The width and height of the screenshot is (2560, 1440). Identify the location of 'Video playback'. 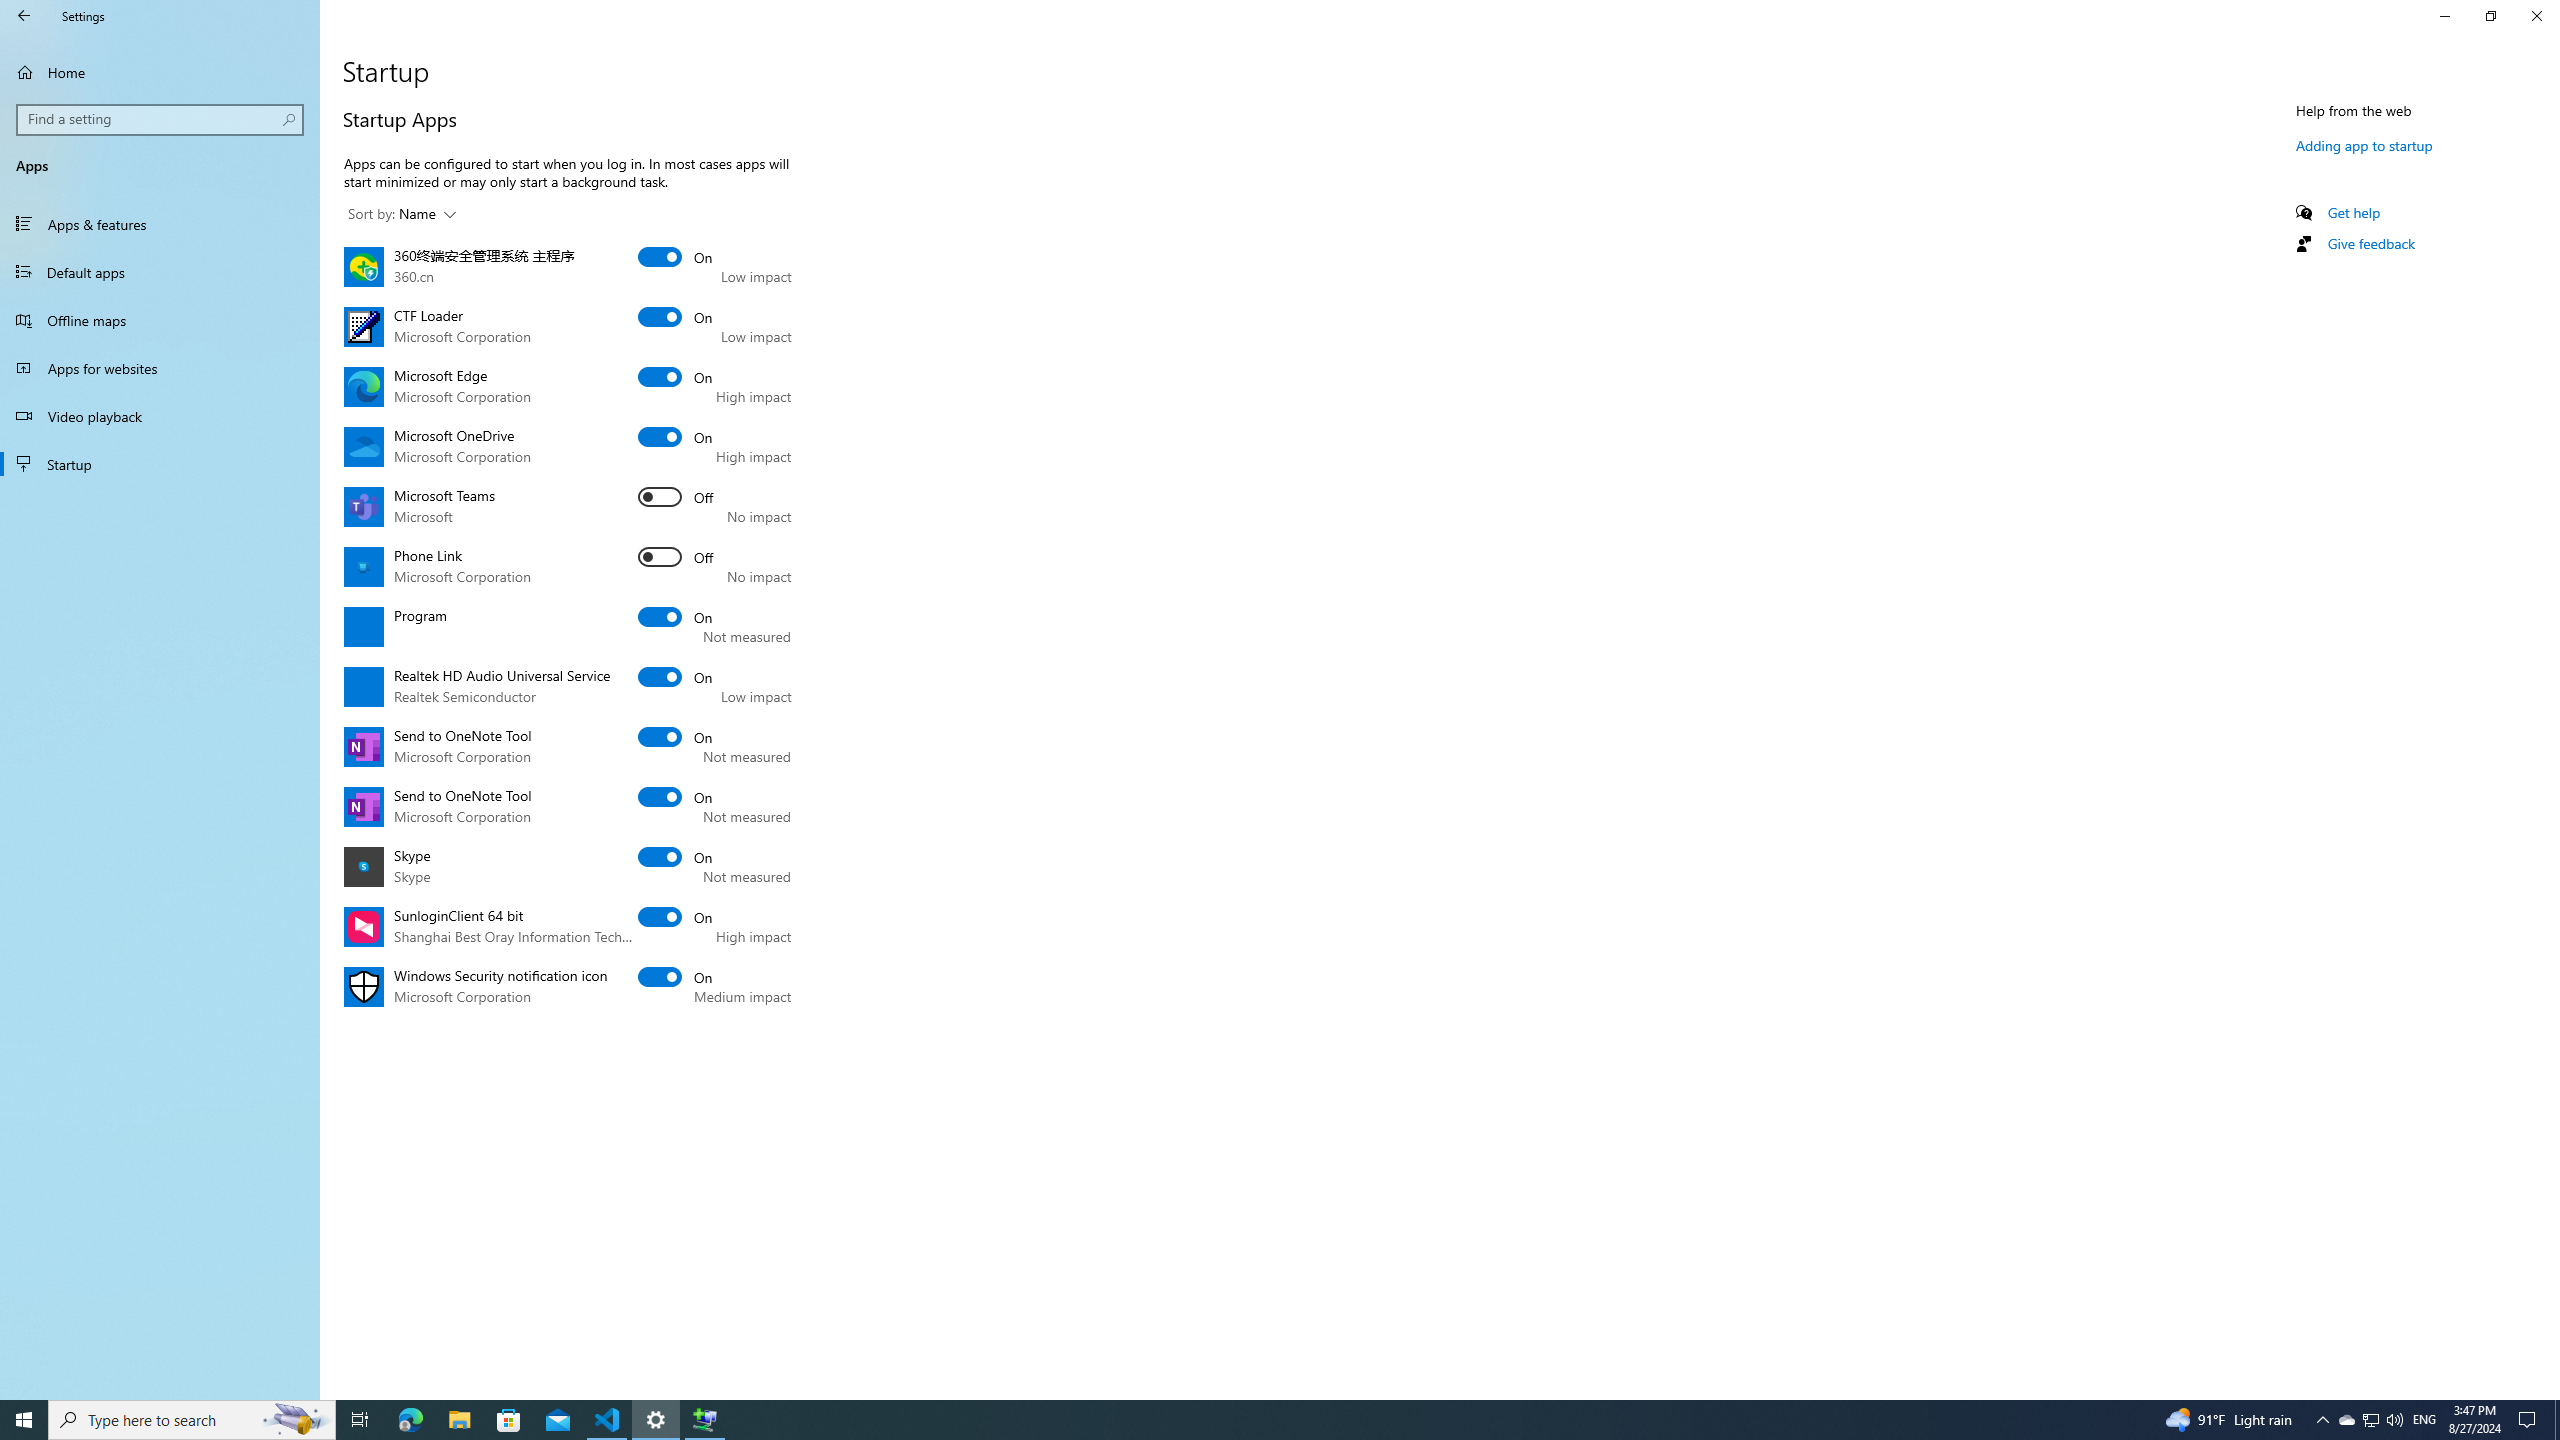
(159, 415).